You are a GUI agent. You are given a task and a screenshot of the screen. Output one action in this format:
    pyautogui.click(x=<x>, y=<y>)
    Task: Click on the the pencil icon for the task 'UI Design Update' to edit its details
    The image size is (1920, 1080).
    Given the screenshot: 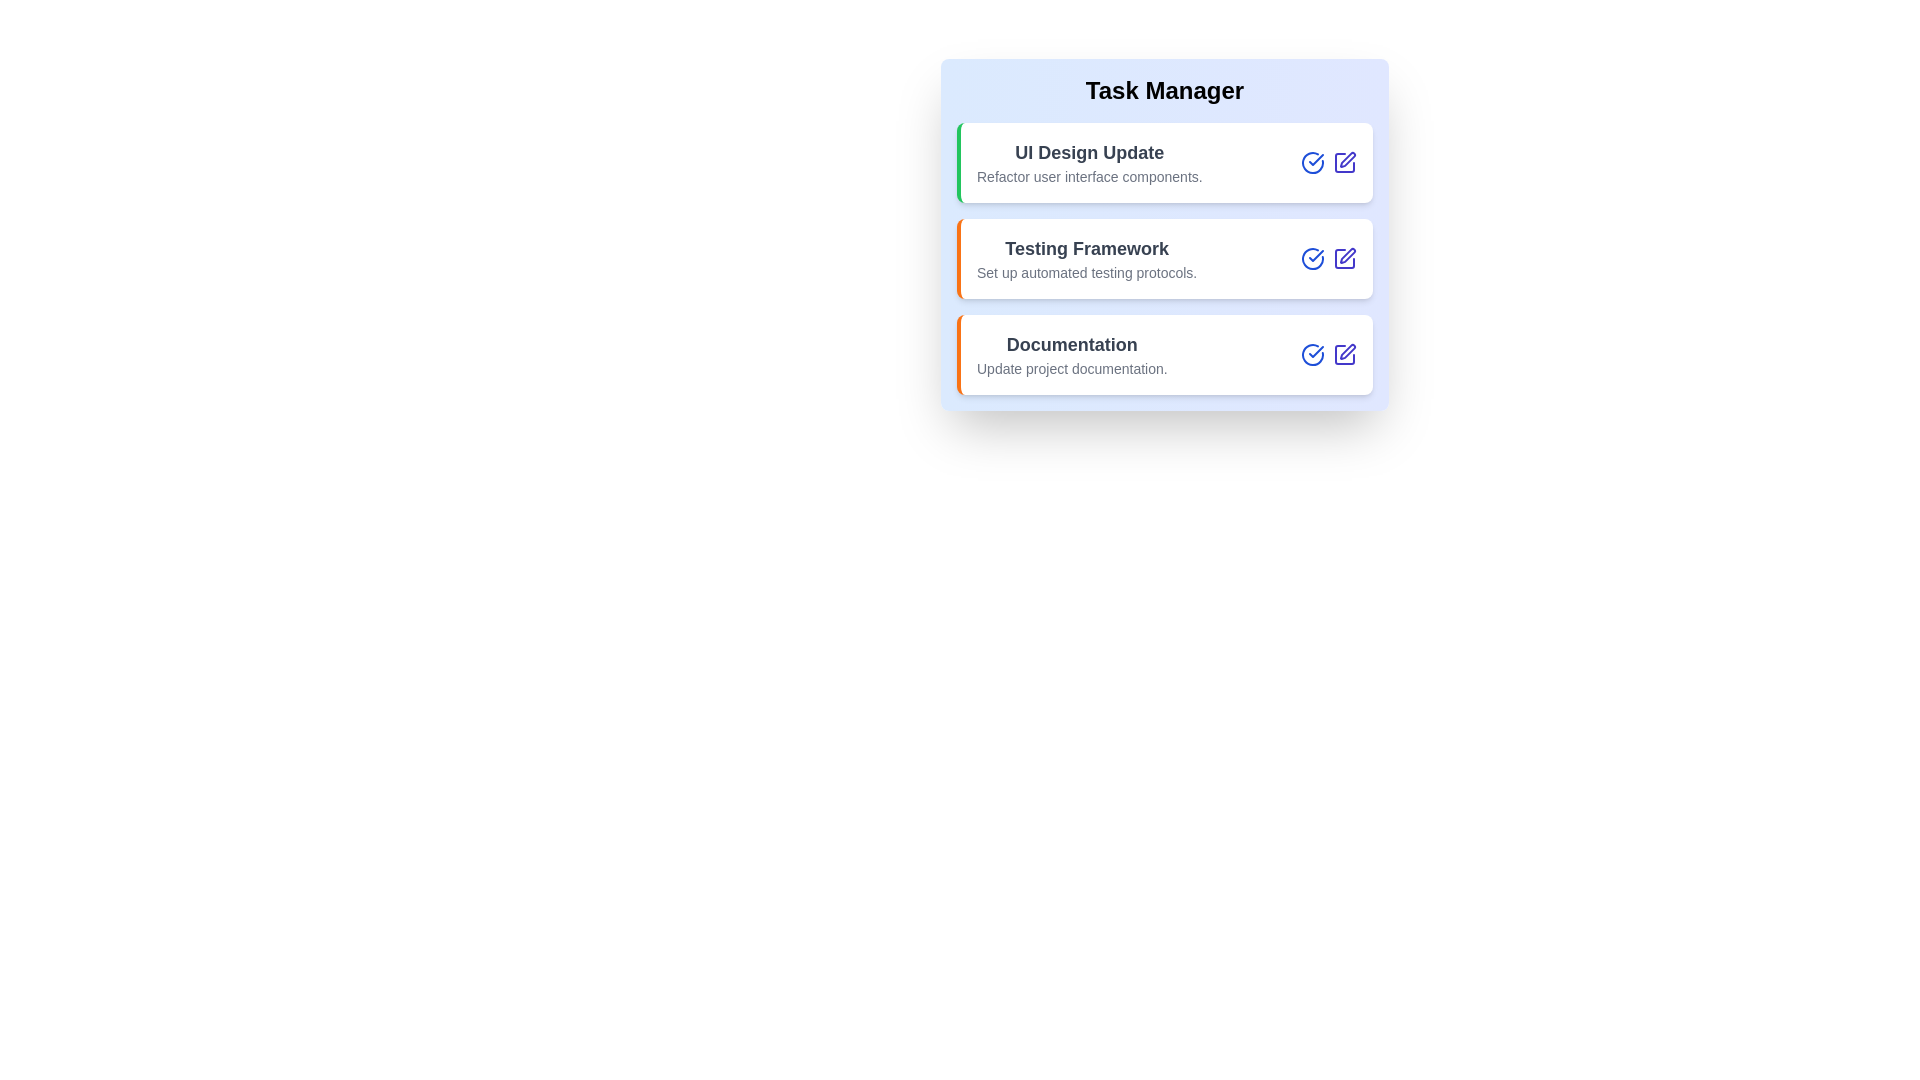 What is the action you would take?
    pyautogui.click(x=1344, y=161)
    